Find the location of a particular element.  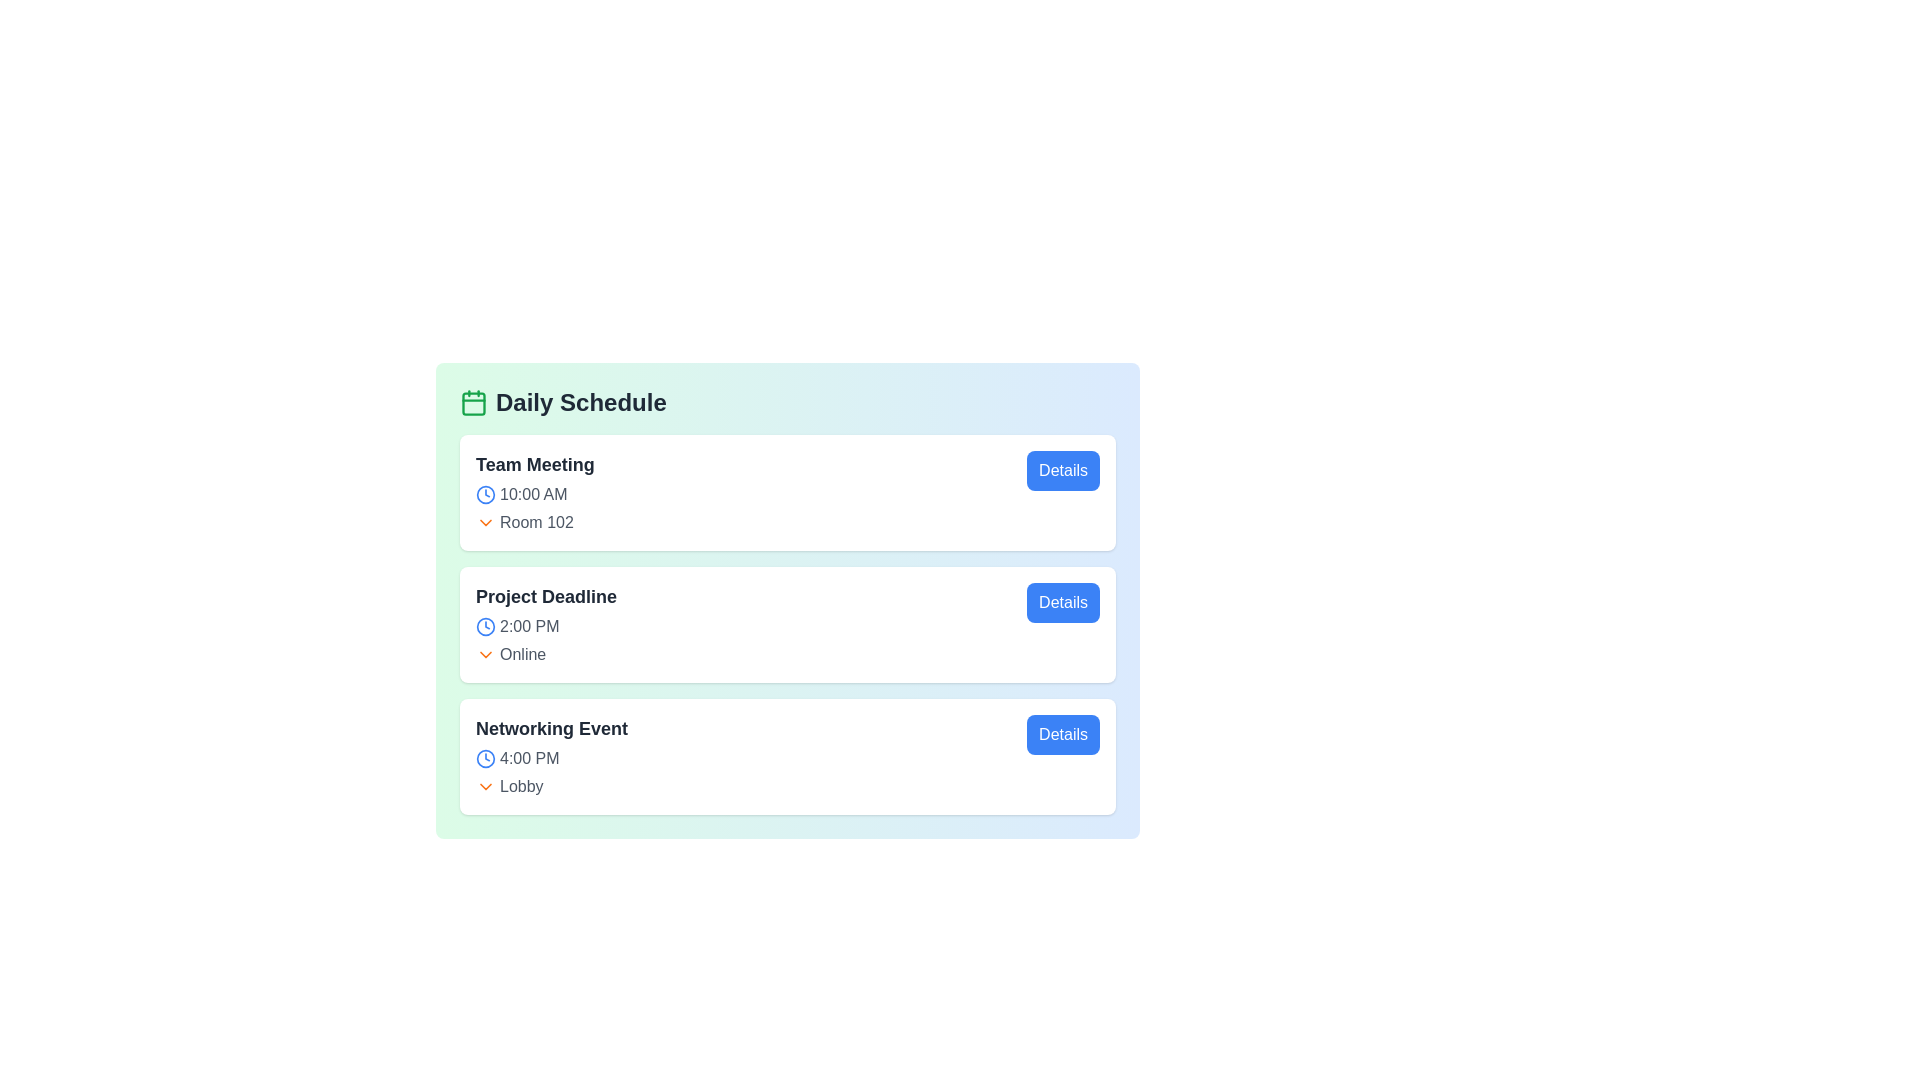

the expandable or collapsible icon located immediately to the left of the 'Online' text in the second entry of the 'Daily Schedule' list is located at coordinates (485, 655).